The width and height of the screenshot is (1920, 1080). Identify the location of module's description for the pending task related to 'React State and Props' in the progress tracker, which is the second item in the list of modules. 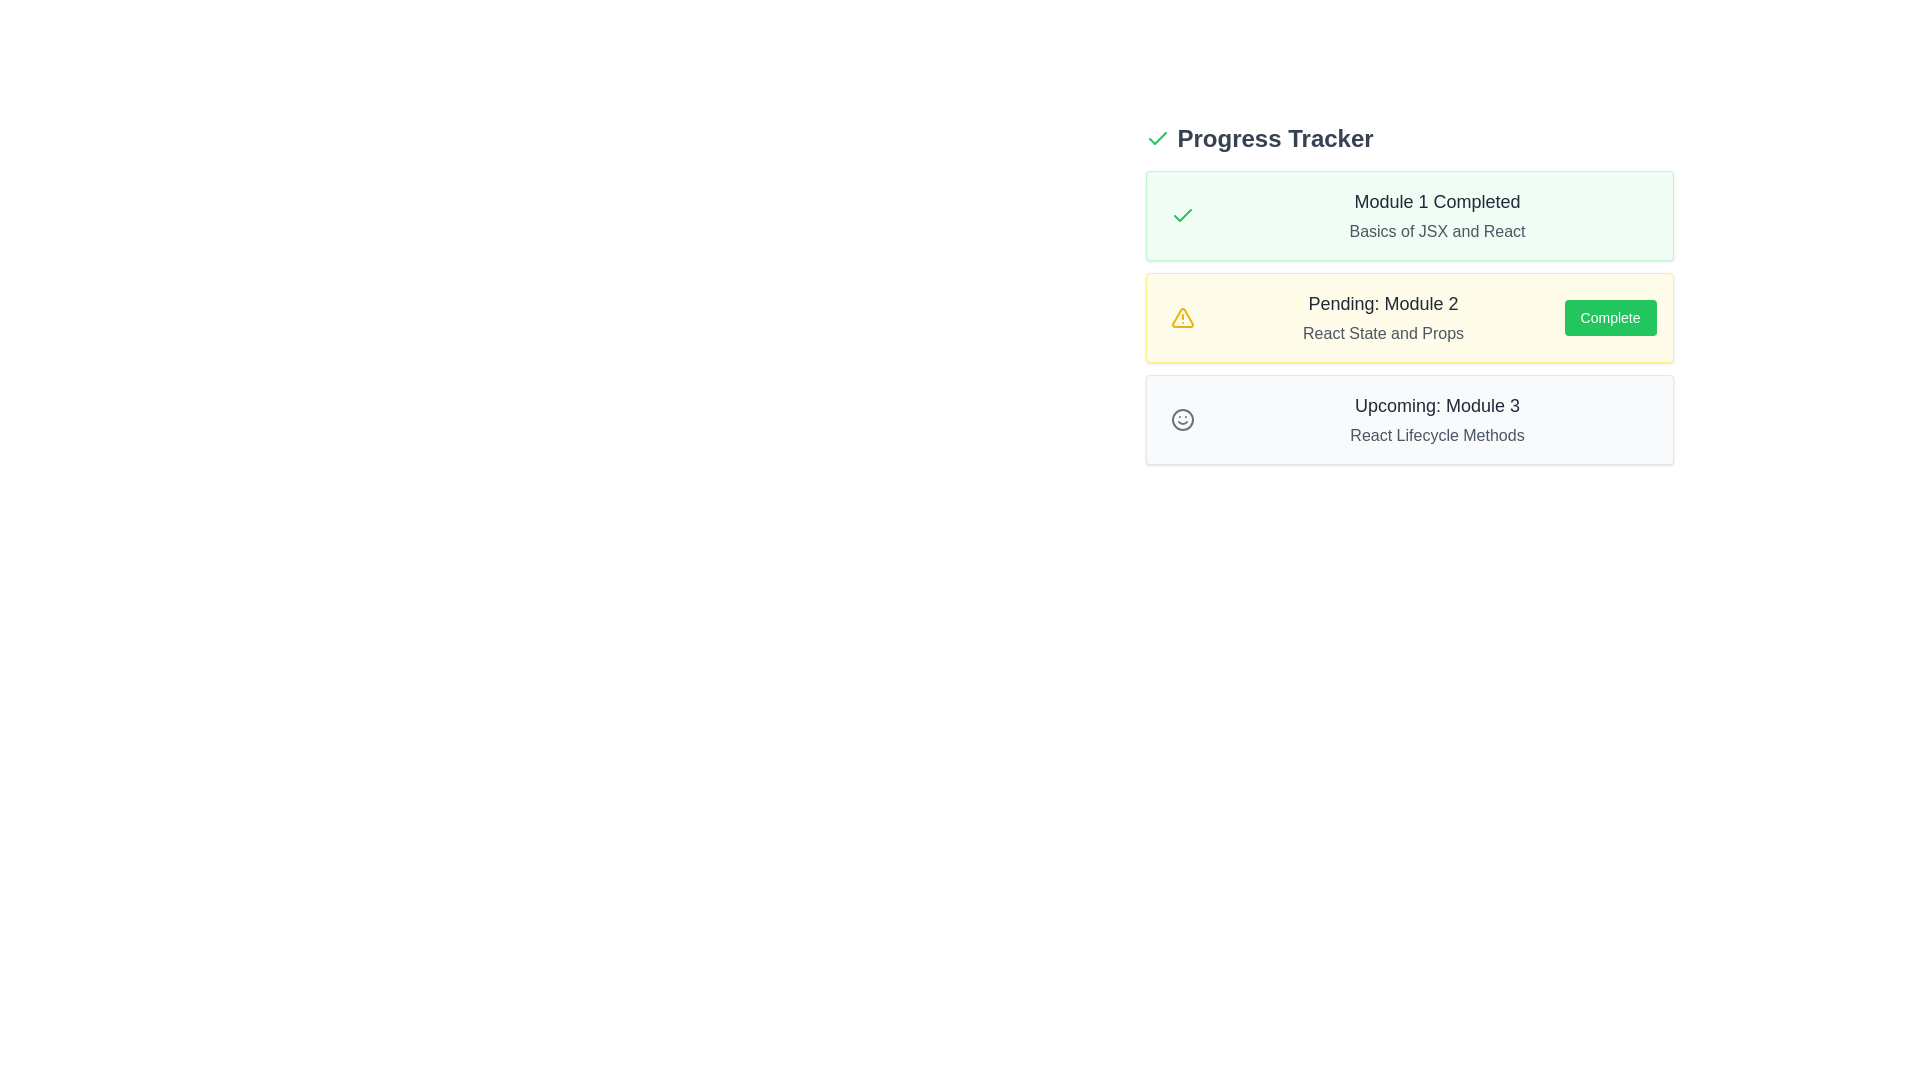
(1408, 316).